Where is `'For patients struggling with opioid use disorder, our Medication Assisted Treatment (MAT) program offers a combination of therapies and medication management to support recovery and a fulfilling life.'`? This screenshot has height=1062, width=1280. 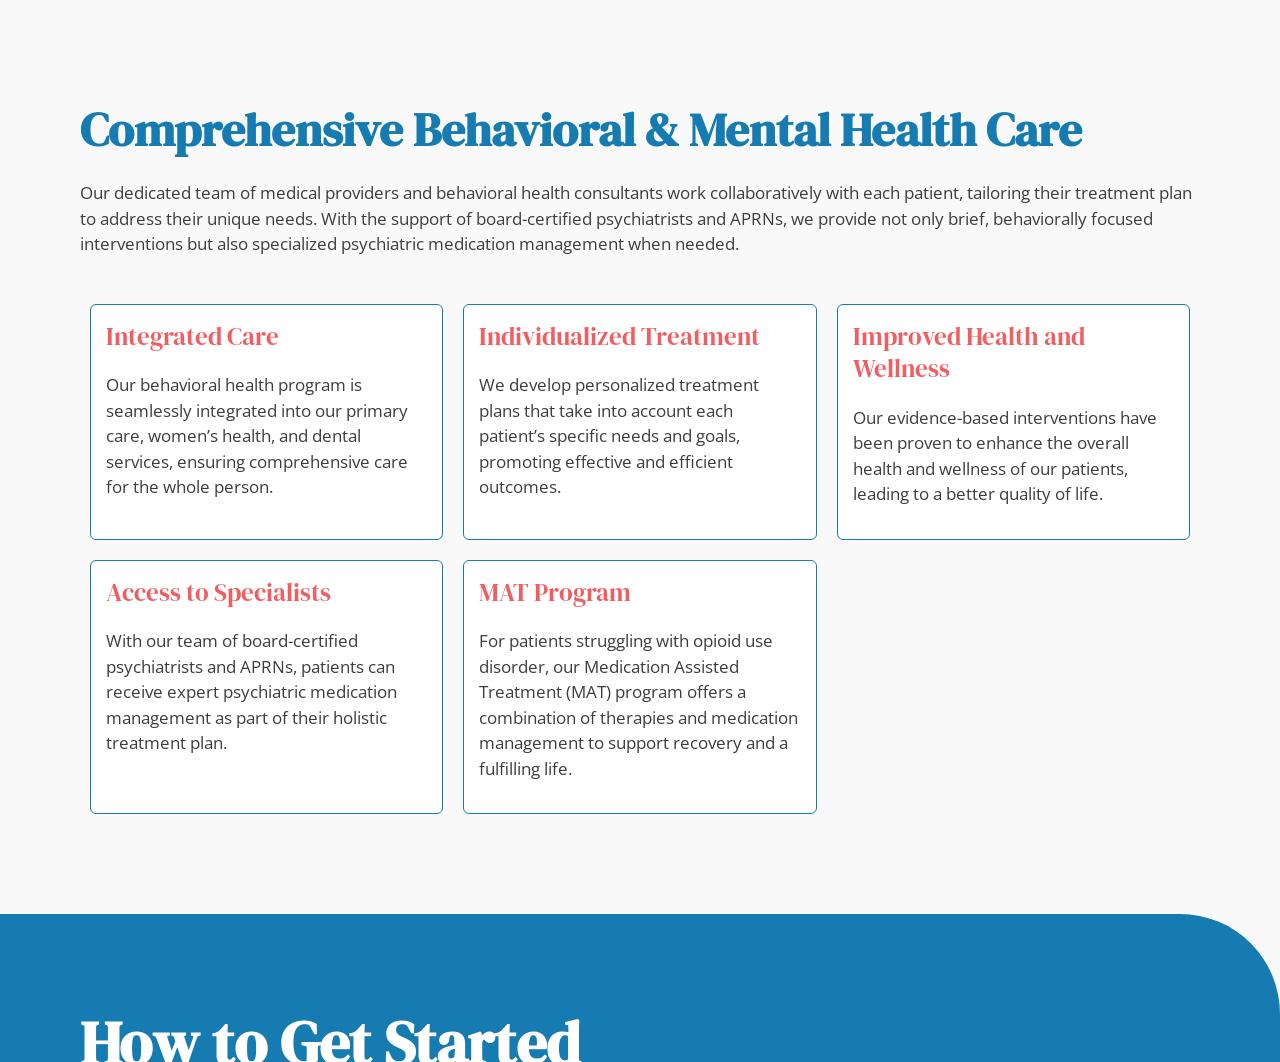 'For patients struggling with opioid use disorder, our Medication Assisted Treatment (MAT) program offers a combination of therapies and medication management to support recovery and a fulfilling life.' is located at coordinates (477, 703).